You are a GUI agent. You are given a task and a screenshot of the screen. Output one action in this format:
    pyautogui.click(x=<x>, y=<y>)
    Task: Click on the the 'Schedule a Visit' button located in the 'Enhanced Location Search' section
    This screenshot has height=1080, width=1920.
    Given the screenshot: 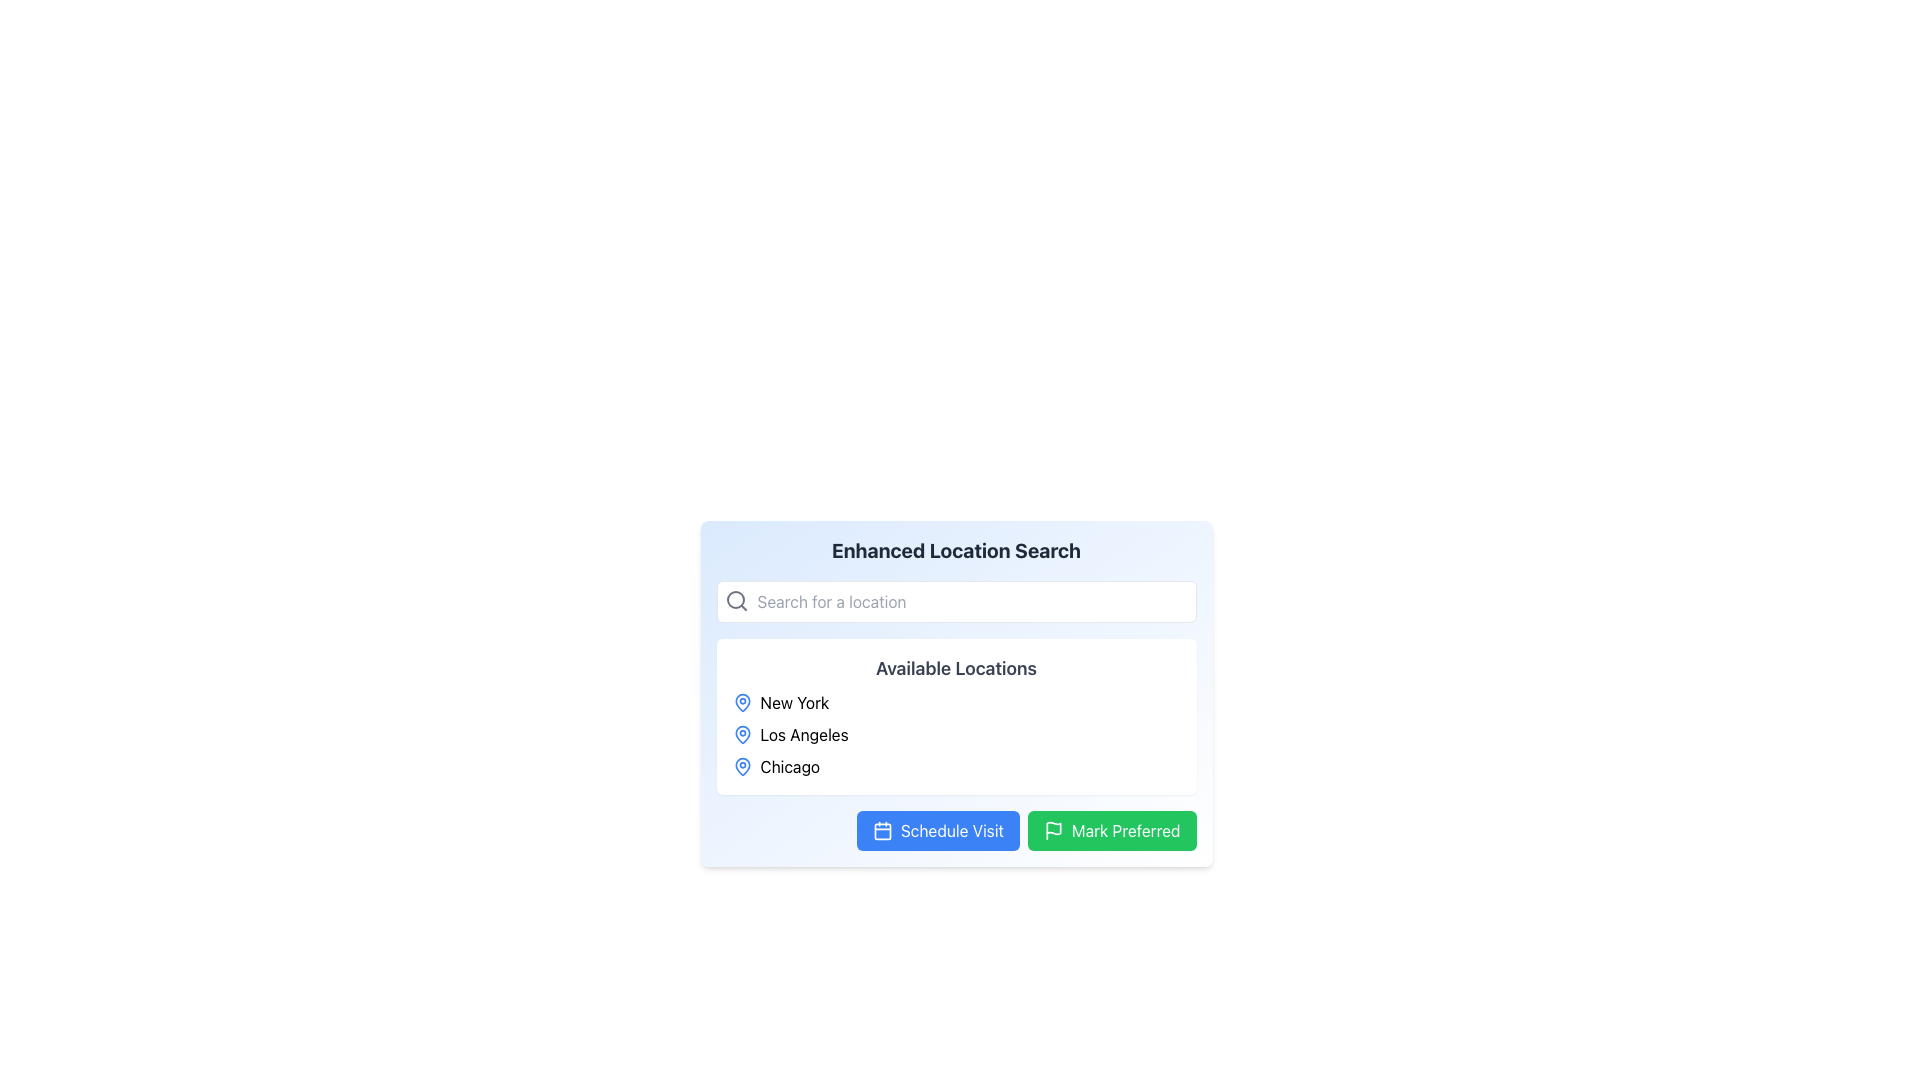 What is the action you would take?
    pyautogui.click(x=955, y=830)
    